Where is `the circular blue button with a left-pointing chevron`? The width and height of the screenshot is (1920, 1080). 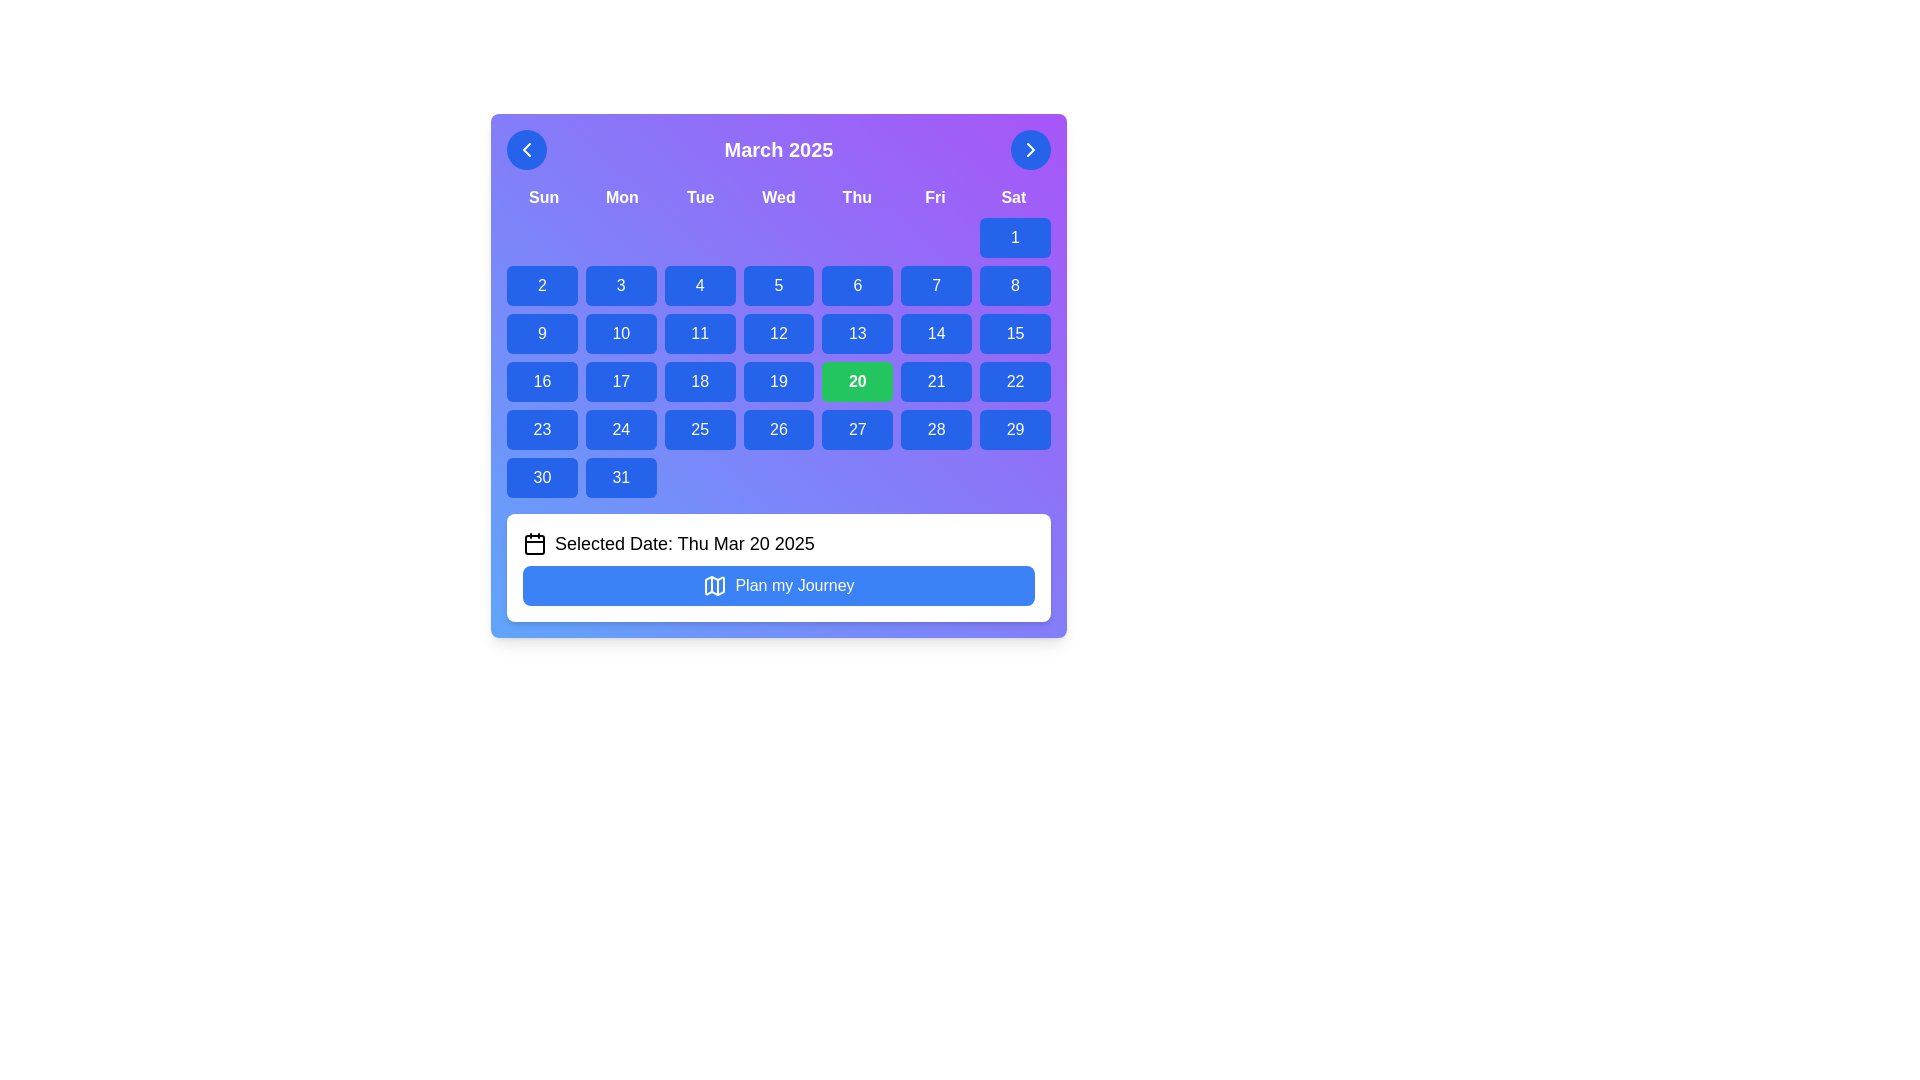 the circular blue button with a left-pointing chevron is located at coordinates (527, 149).